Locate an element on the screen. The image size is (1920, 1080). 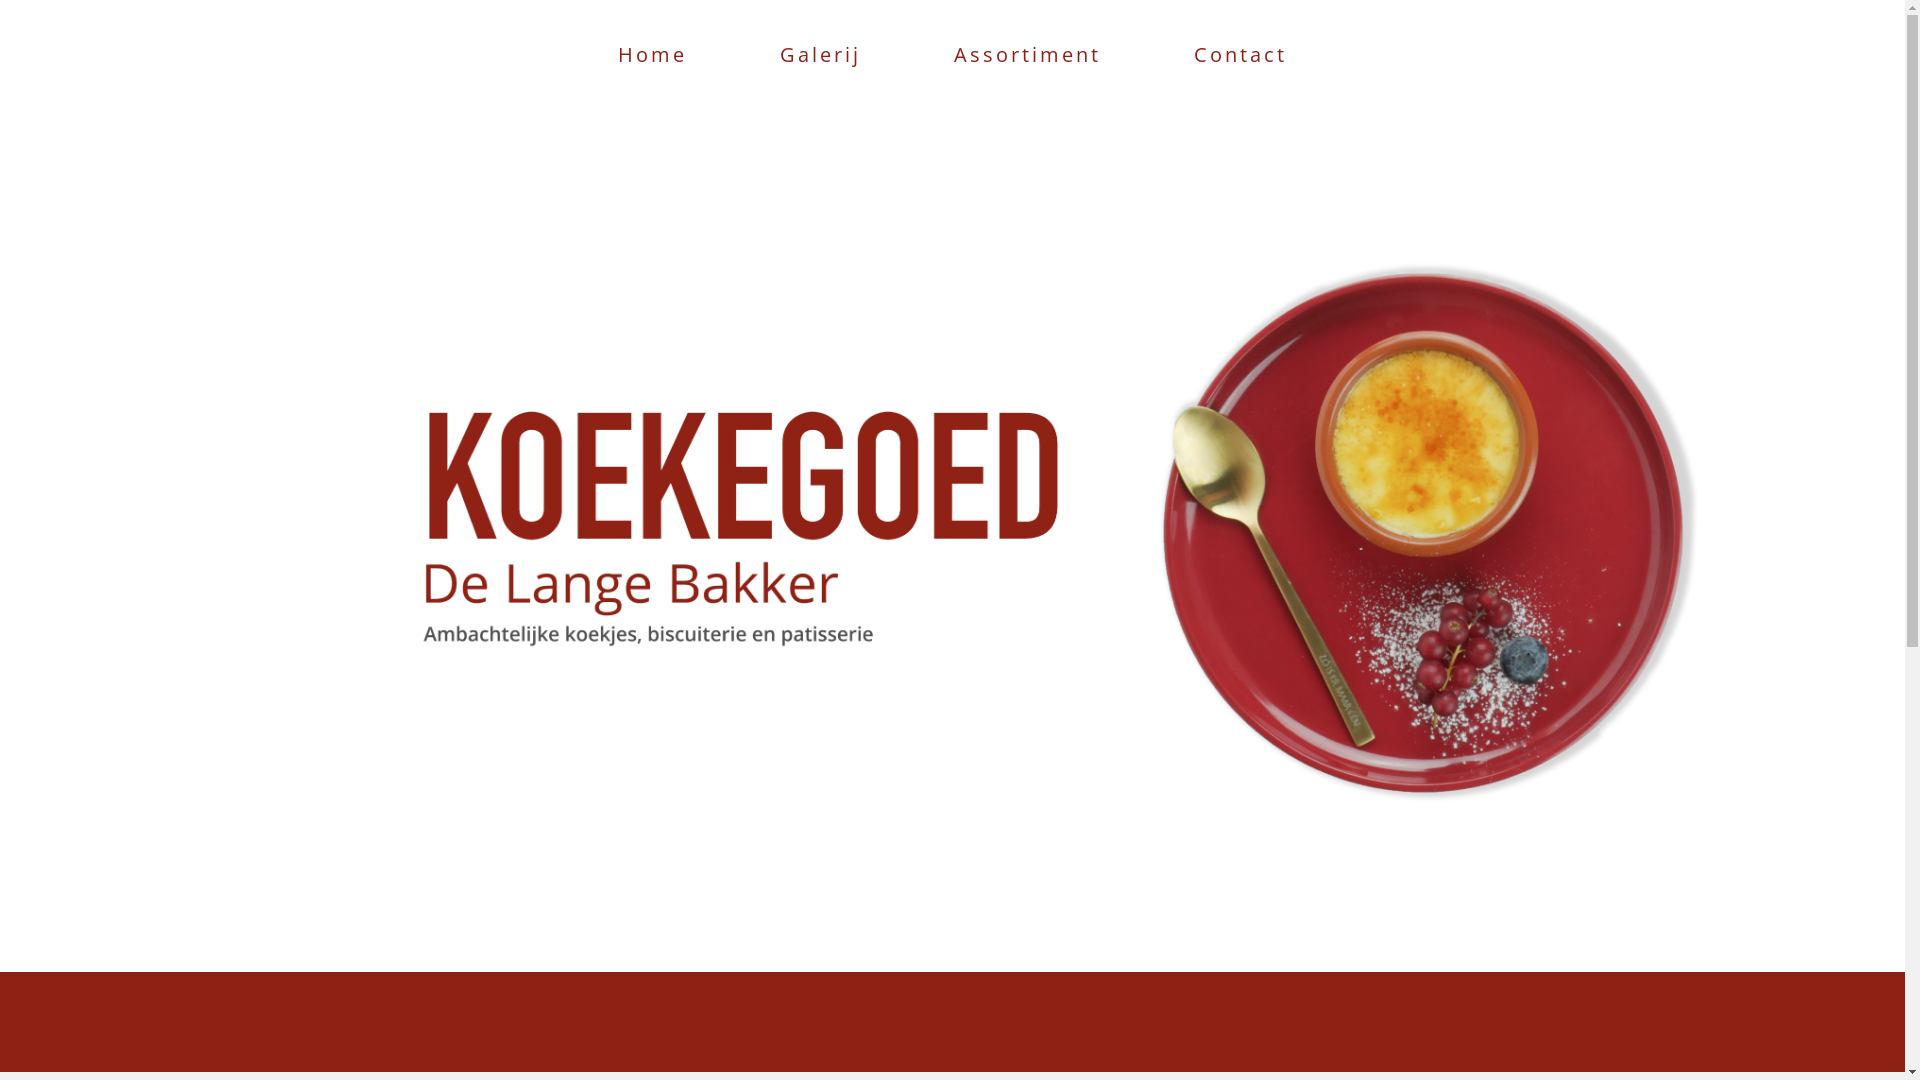
'Contact' is located at coordinates (1239, 52).